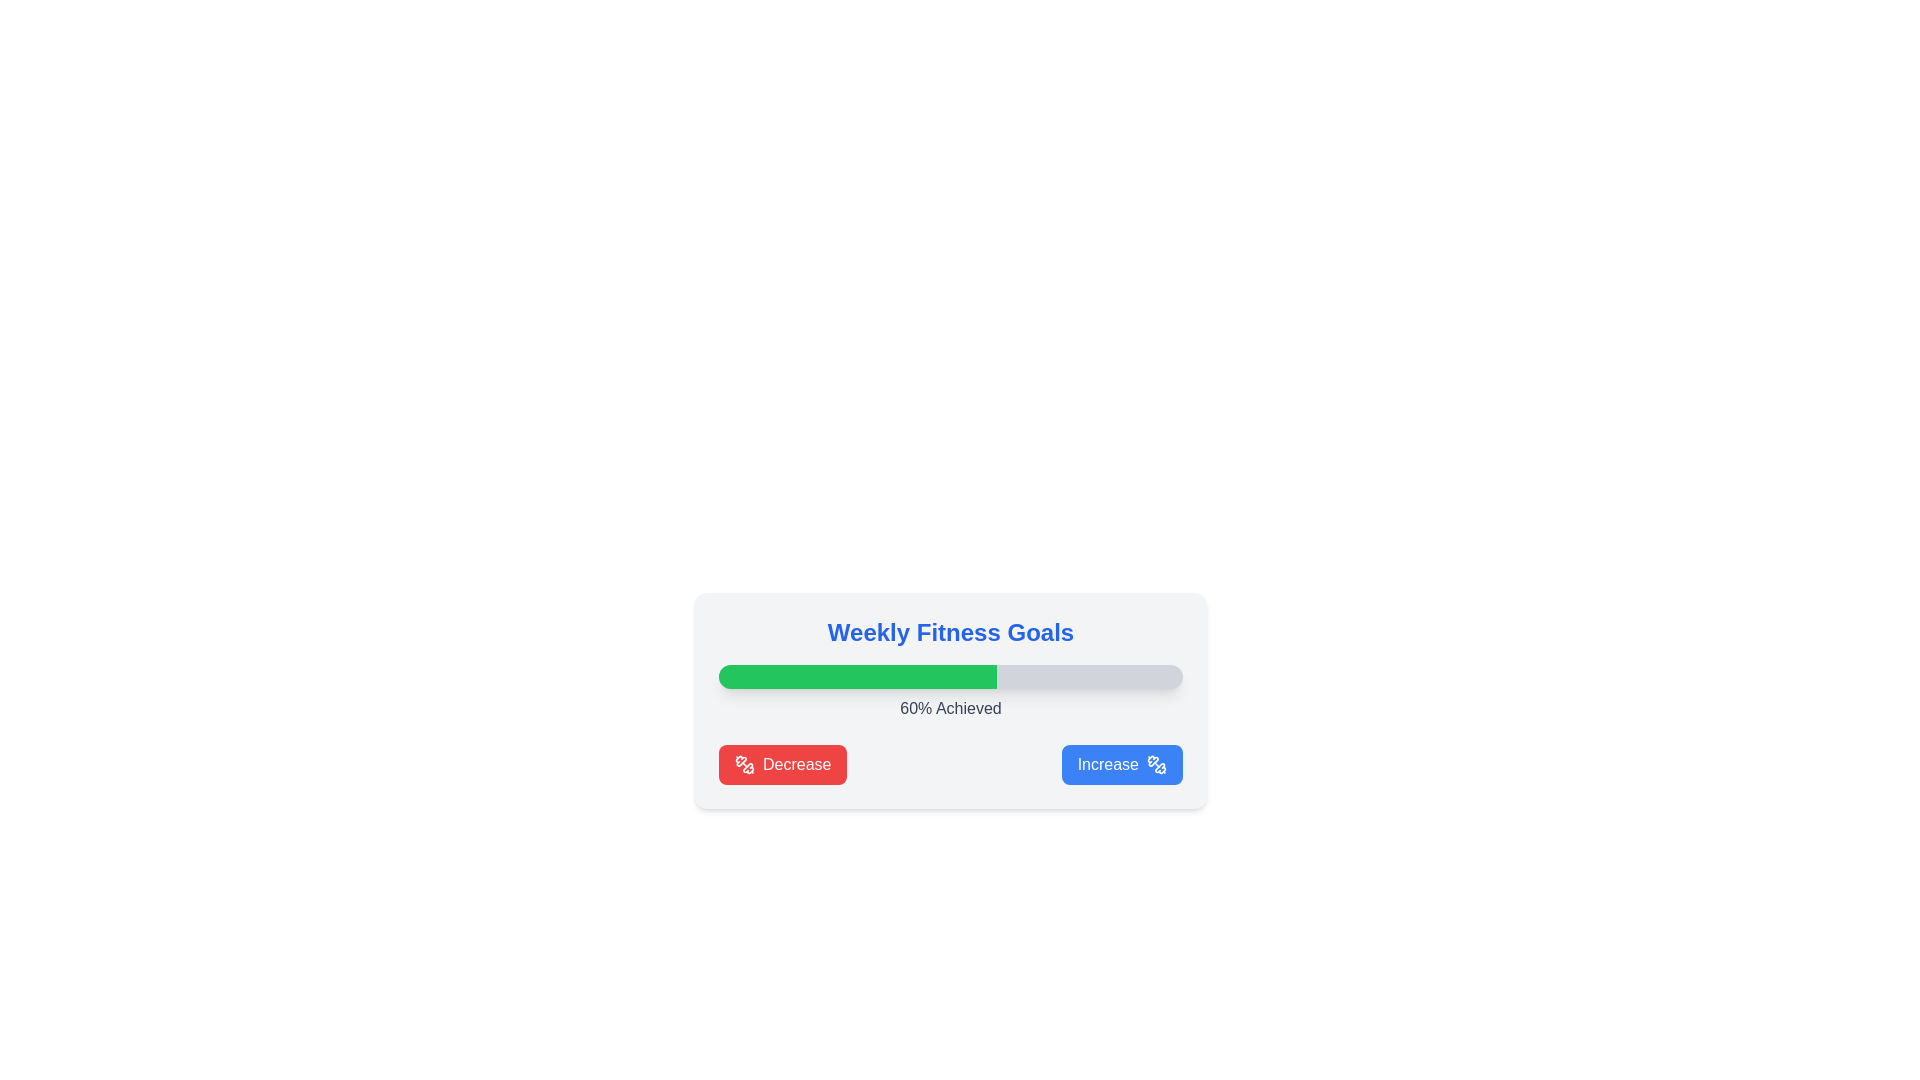 The image size is (1920, 1080). I want to click on the leftmost button designed to decrease a fitness-related metric, so click(782, 764).